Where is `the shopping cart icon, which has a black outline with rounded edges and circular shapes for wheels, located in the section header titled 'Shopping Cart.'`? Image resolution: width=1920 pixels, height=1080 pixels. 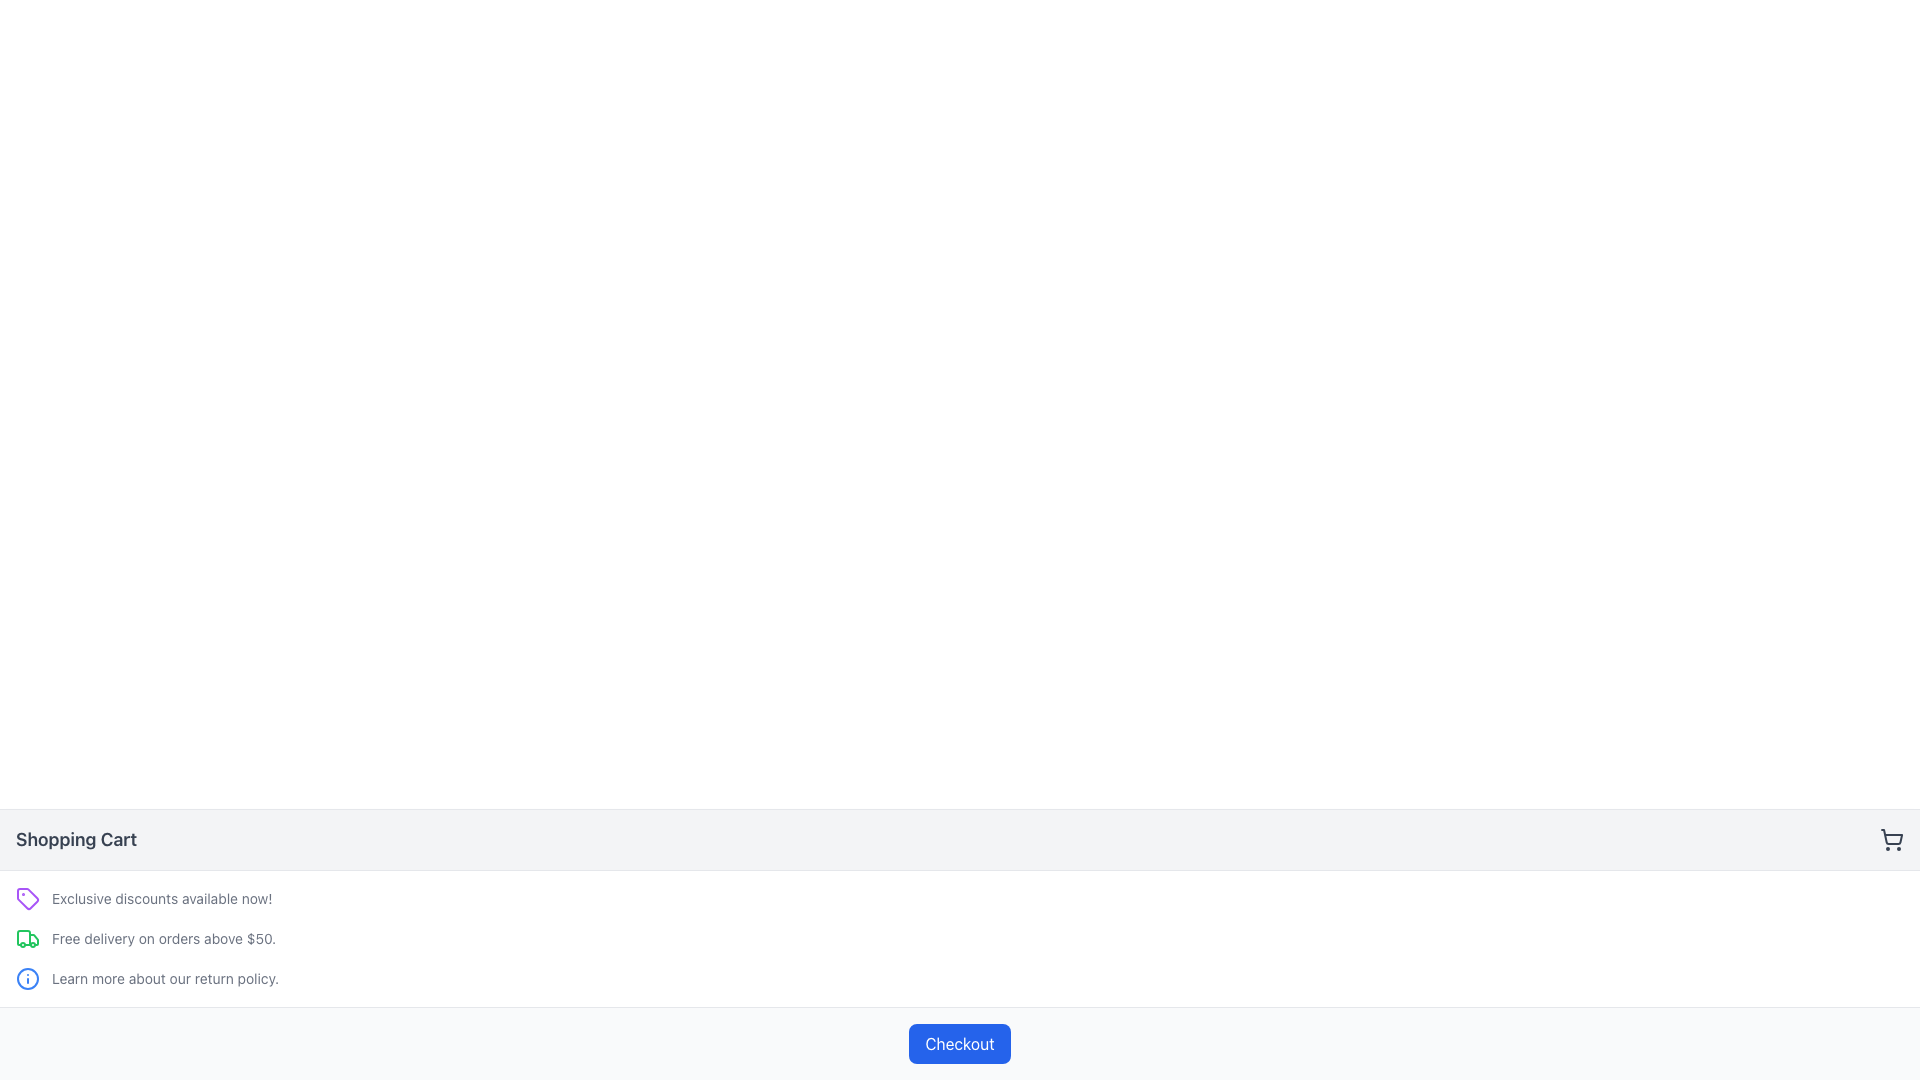 the shopping cart icon, which has a black outline with rounded edges and circular shapes for wheels, located in the section header titled 'Shopping Cart.' is located at coordinates (1890, 840).